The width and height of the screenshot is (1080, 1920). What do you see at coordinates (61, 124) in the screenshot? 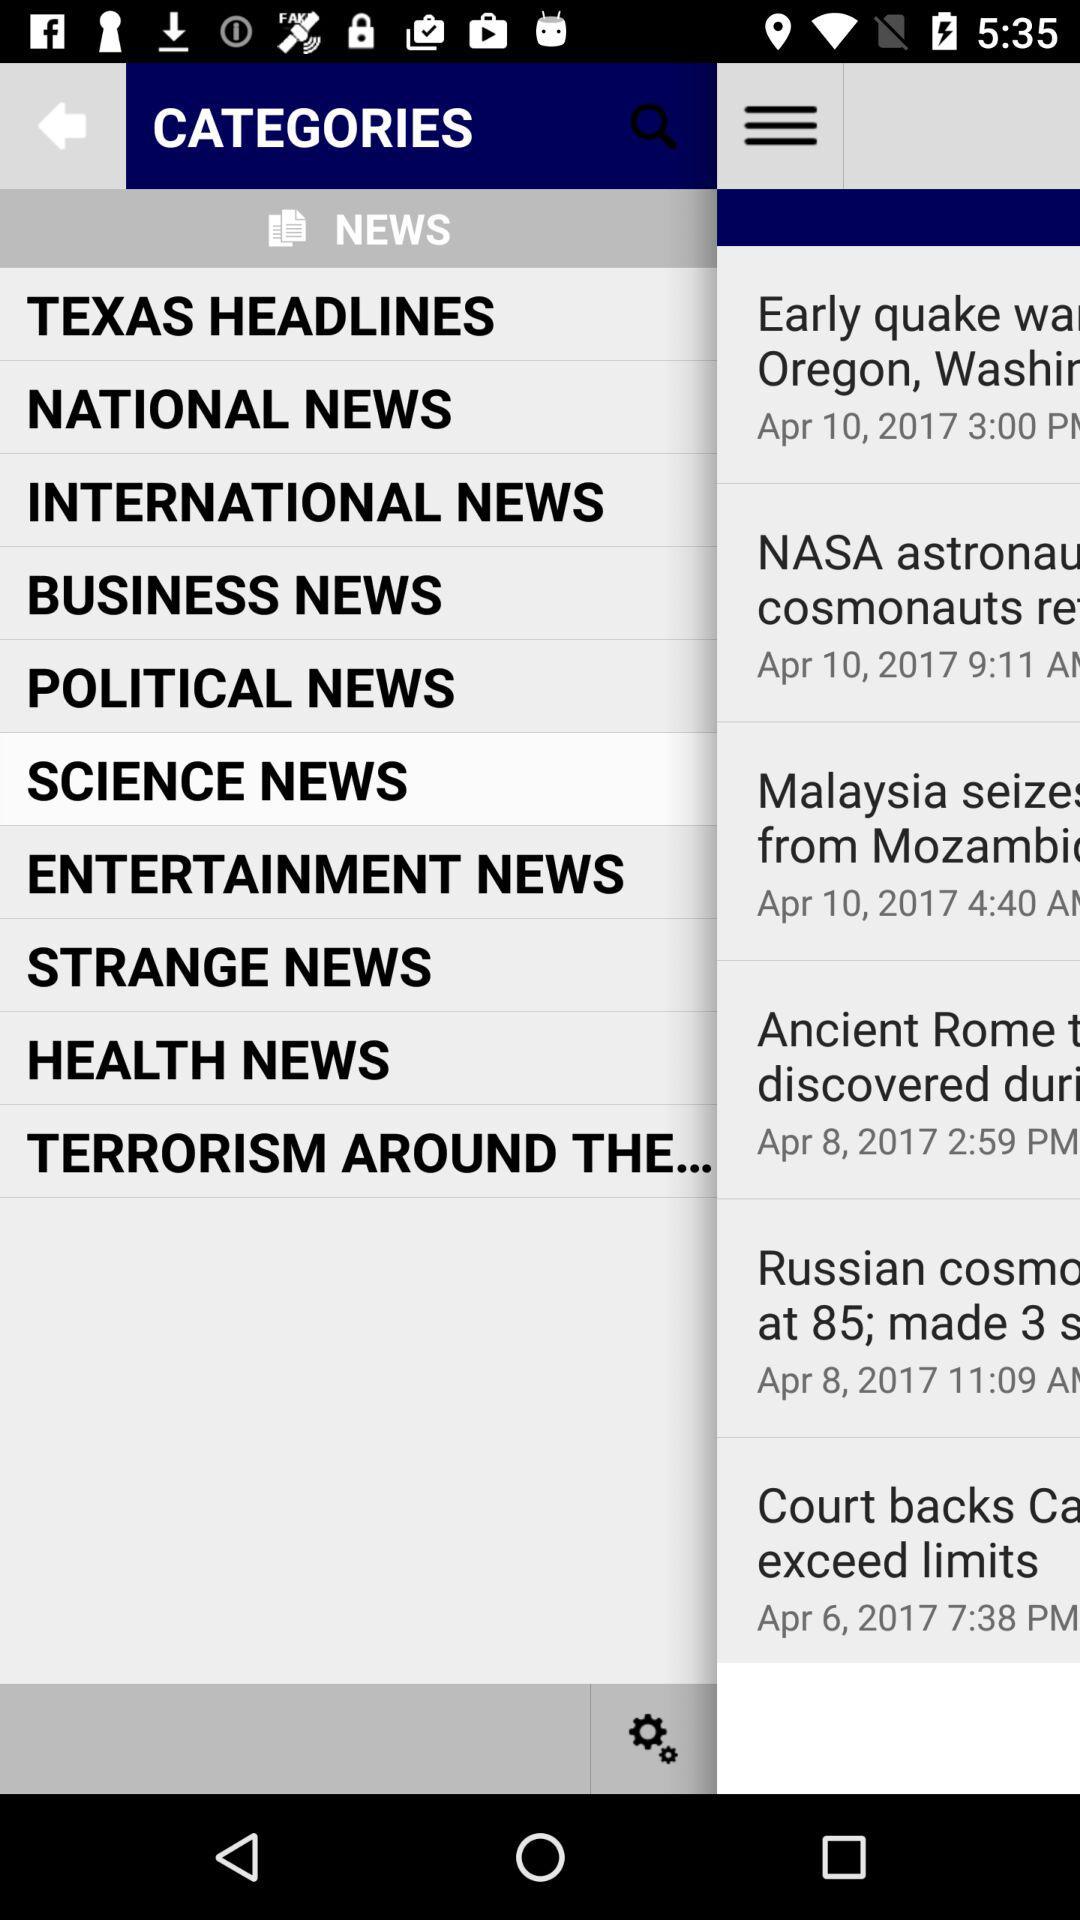
I see `click arrow to go to previous screen or page` at bounding box center [61, 124].